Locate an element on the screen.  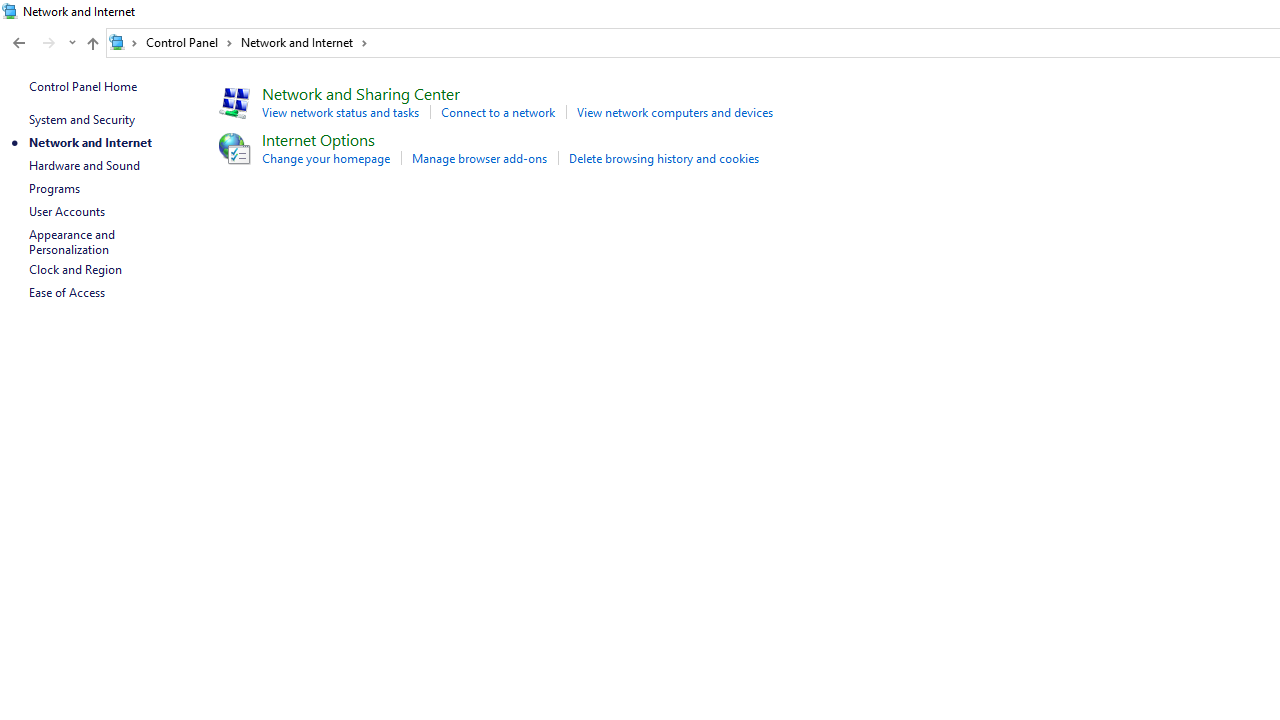
'Appearance and Personalization' is located at coordinates (73, 240).